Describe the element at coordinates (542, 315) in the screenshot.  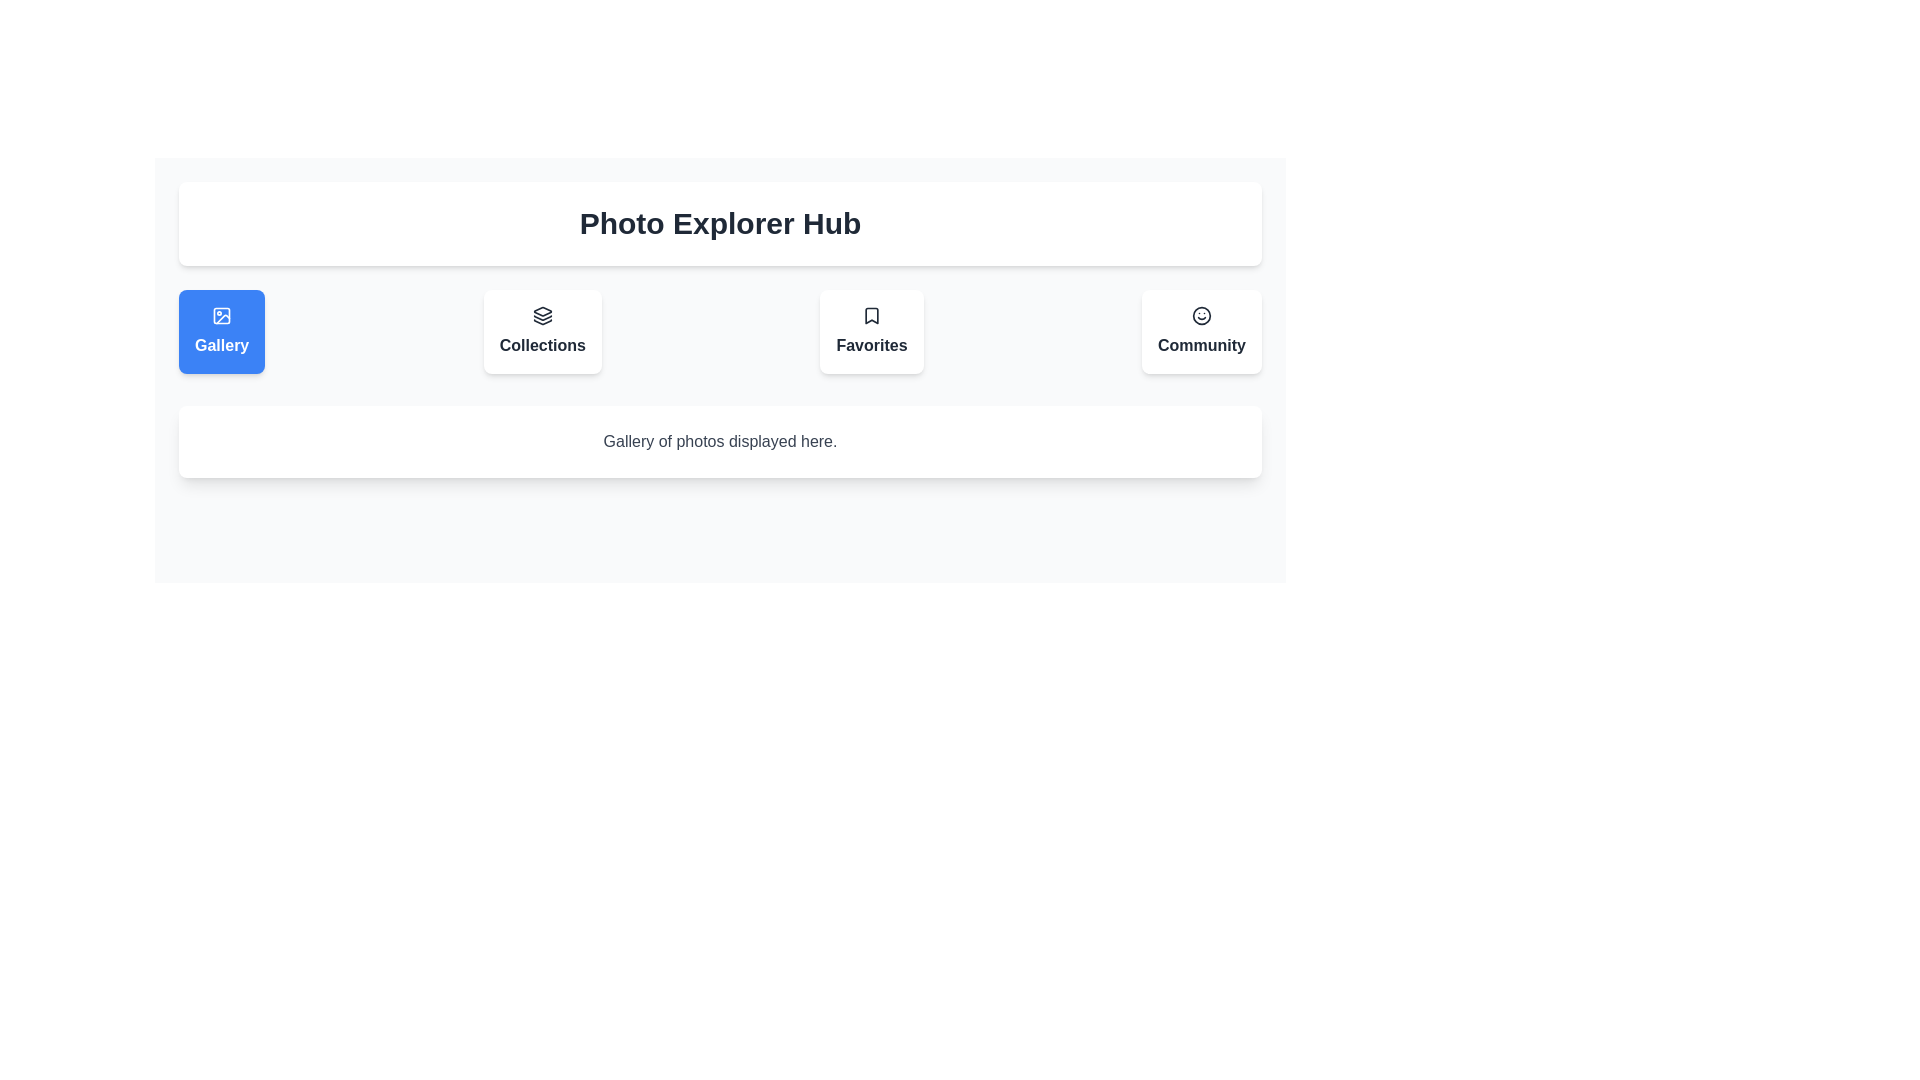
I see `the minimalistic stack icon located in the 'Collections' section of the navigation menu` at that location.